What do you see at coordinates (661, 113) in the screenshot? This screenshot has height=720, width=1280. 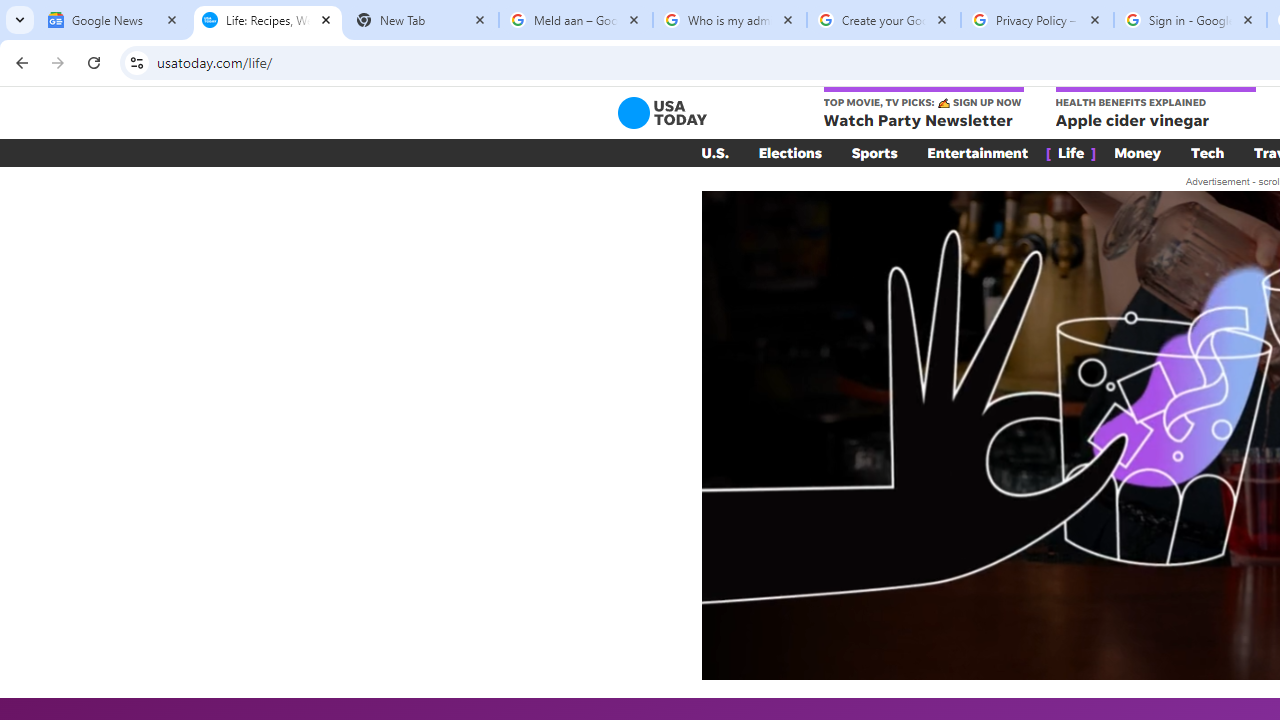 I see `'USA TODAY'` at bounding box center [661, 113].